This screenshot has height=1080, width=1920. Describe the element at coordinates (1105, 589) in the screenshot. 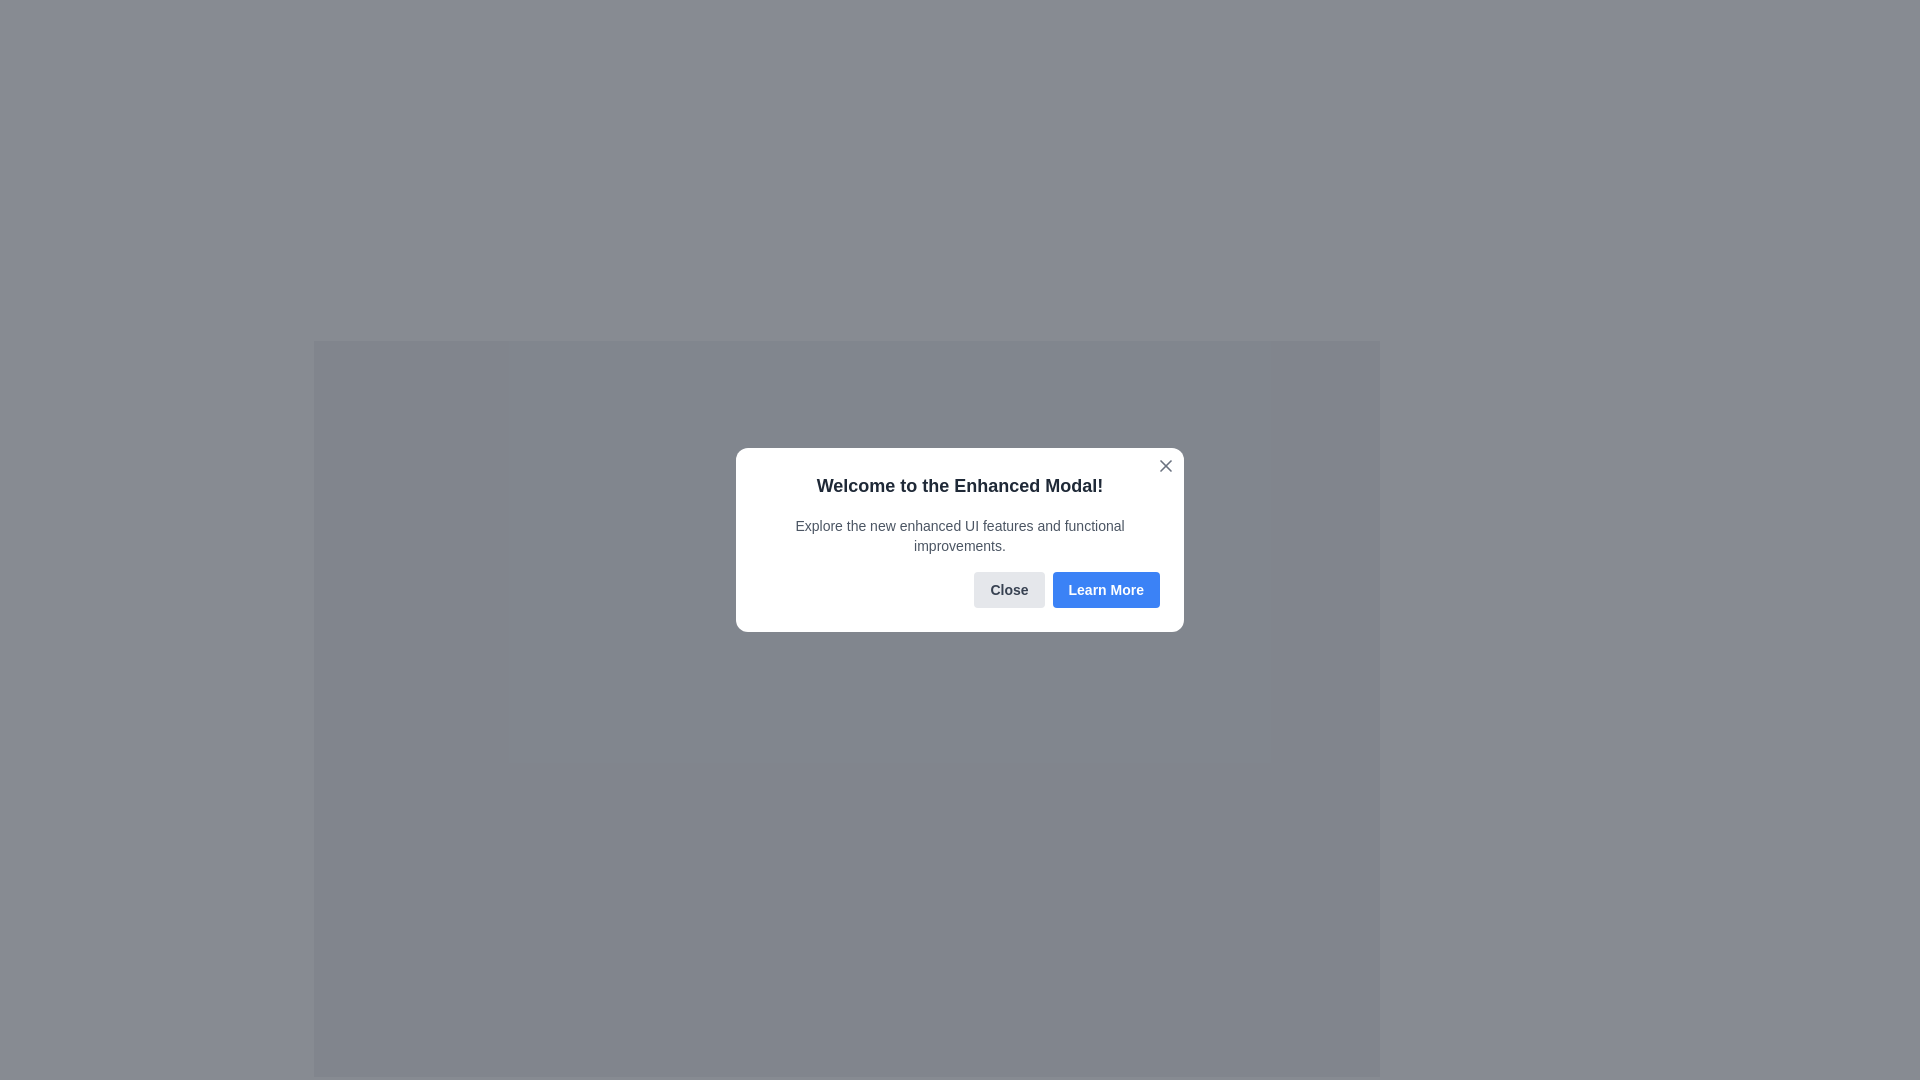

I see `the rectangular button with rounded corners that has a blue background and white bold text reading 'Learn More' to observe its hover effects` at that location.